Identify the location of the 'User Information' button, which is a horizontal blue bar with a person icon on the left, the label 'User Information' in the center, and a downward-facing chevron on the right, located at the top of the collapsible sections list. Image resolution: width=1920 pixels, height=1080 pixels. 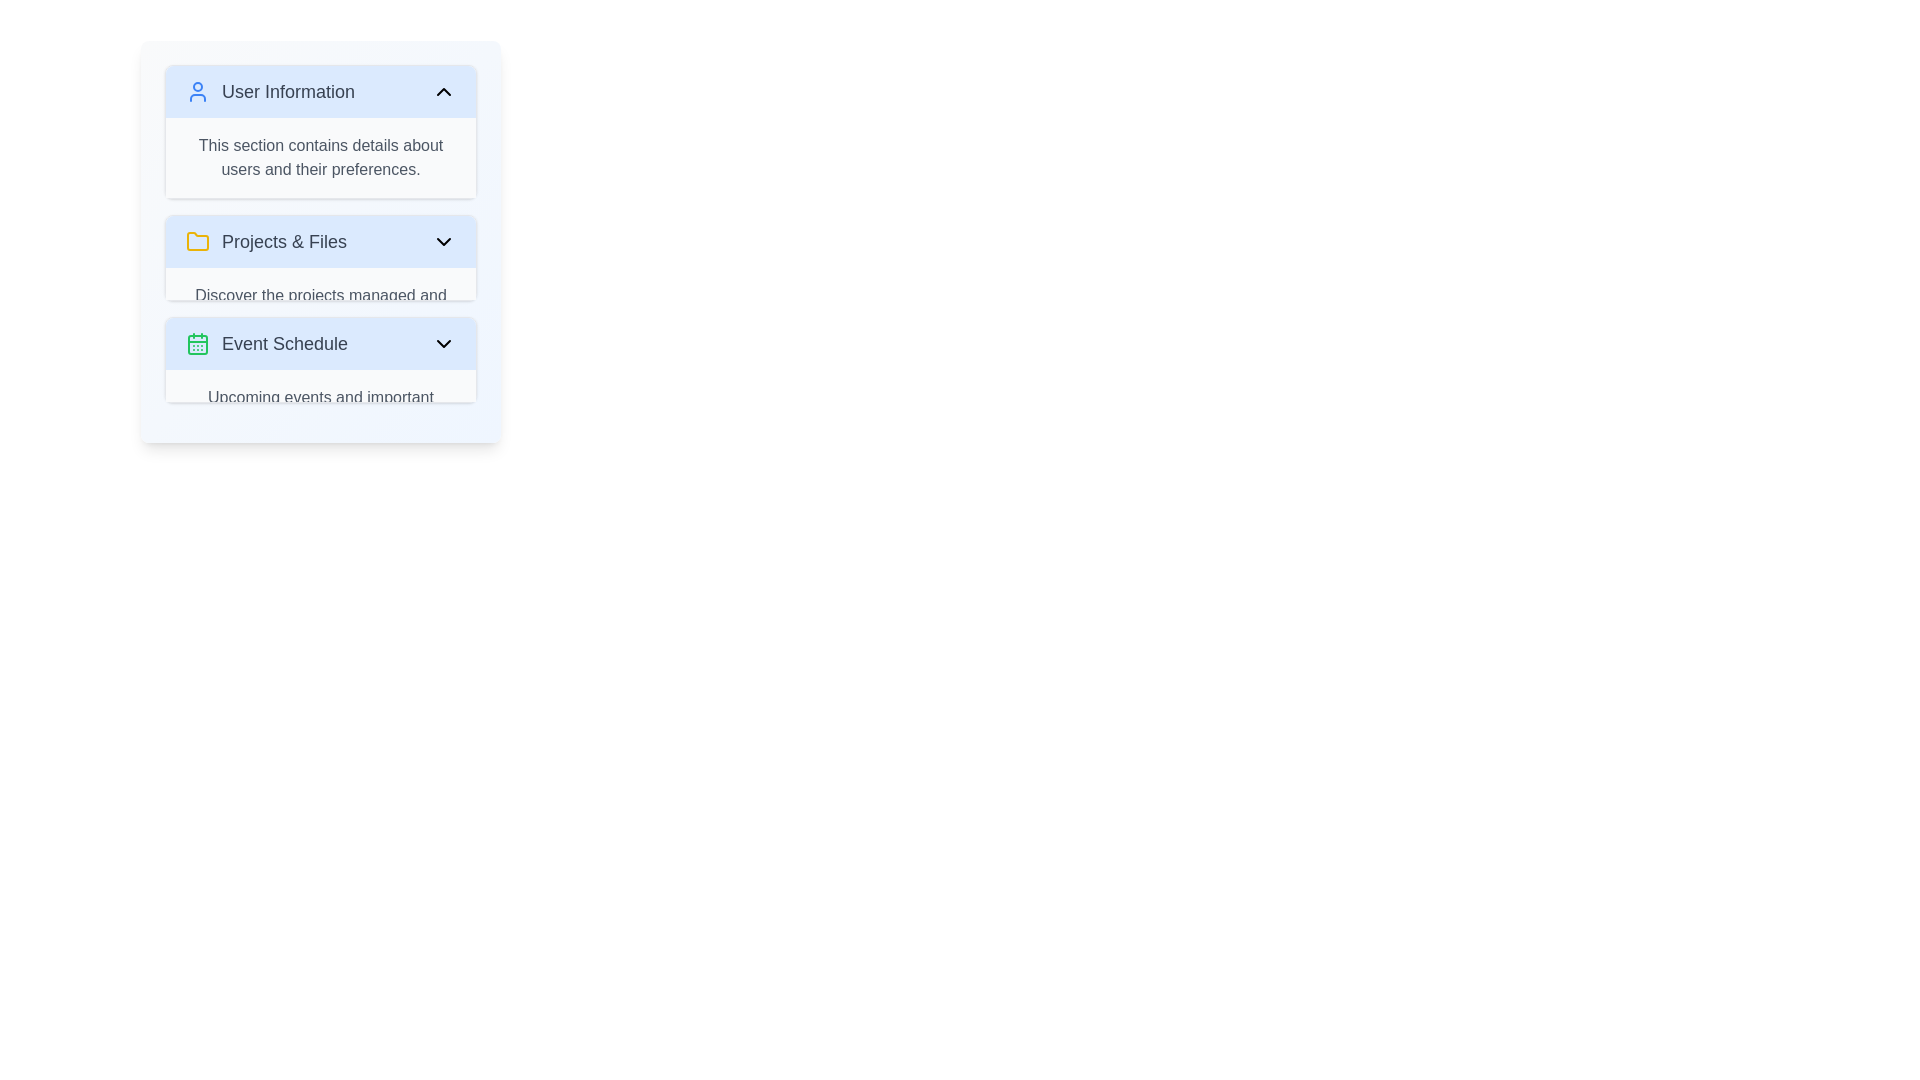
(321, 92).